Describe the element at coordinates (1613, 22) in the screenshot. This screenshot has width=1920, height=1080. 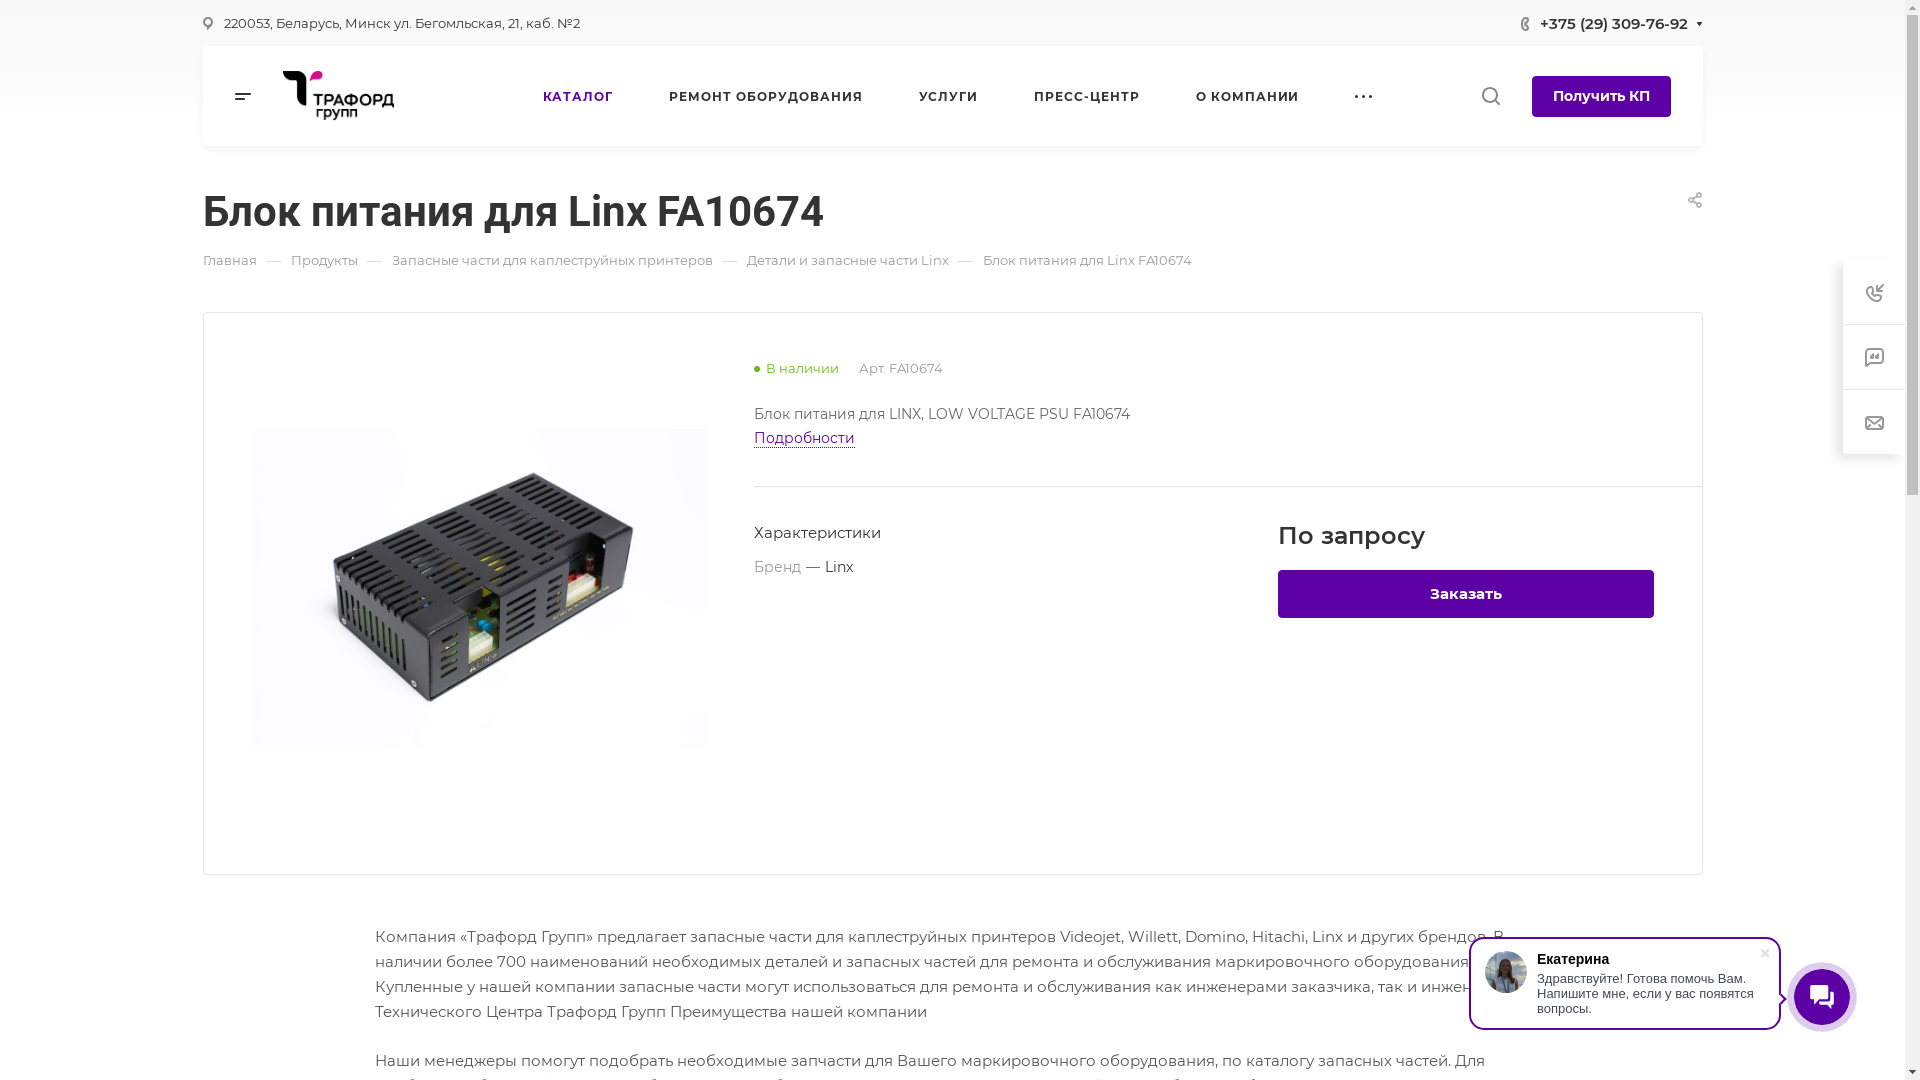
I see `'+375 (29) 309-76-92'` at that location.